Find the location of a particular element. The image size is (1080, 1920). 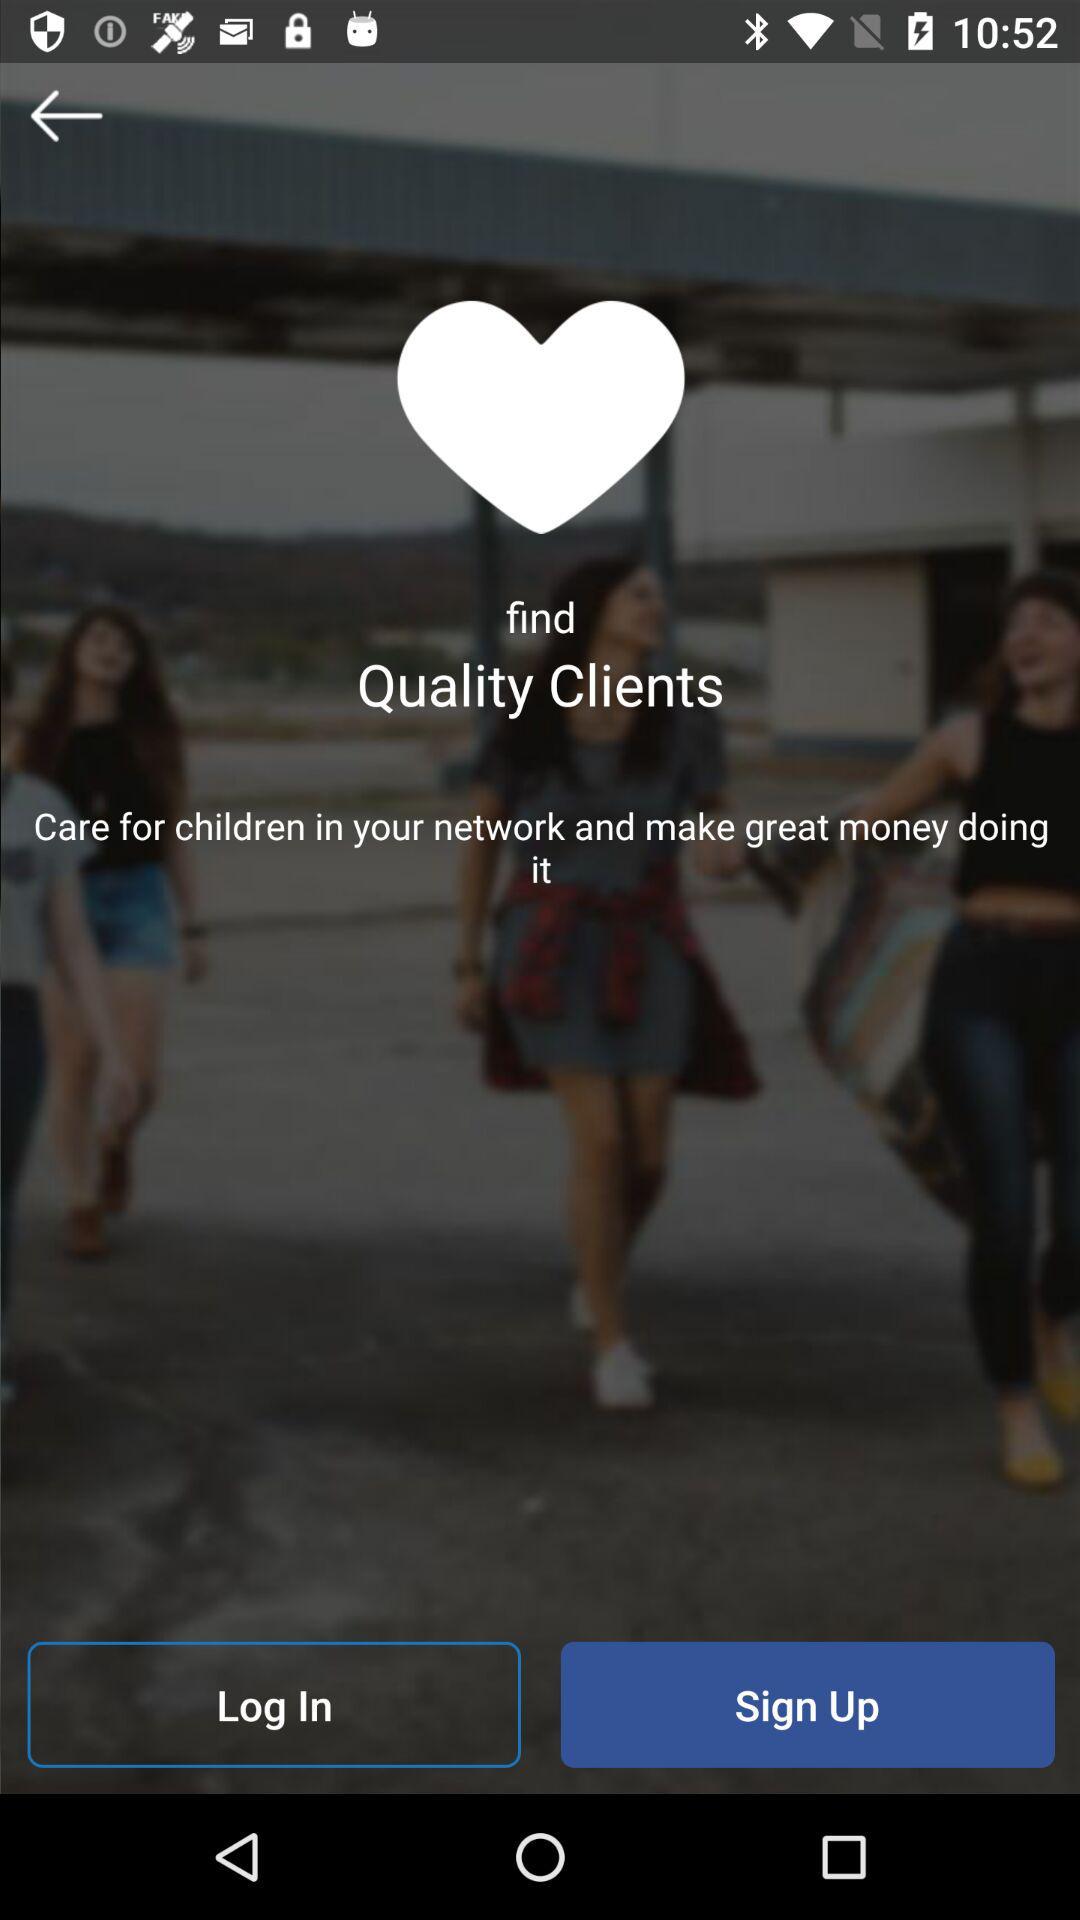

the arrow_backward icon is located at coordinates (64, 114).